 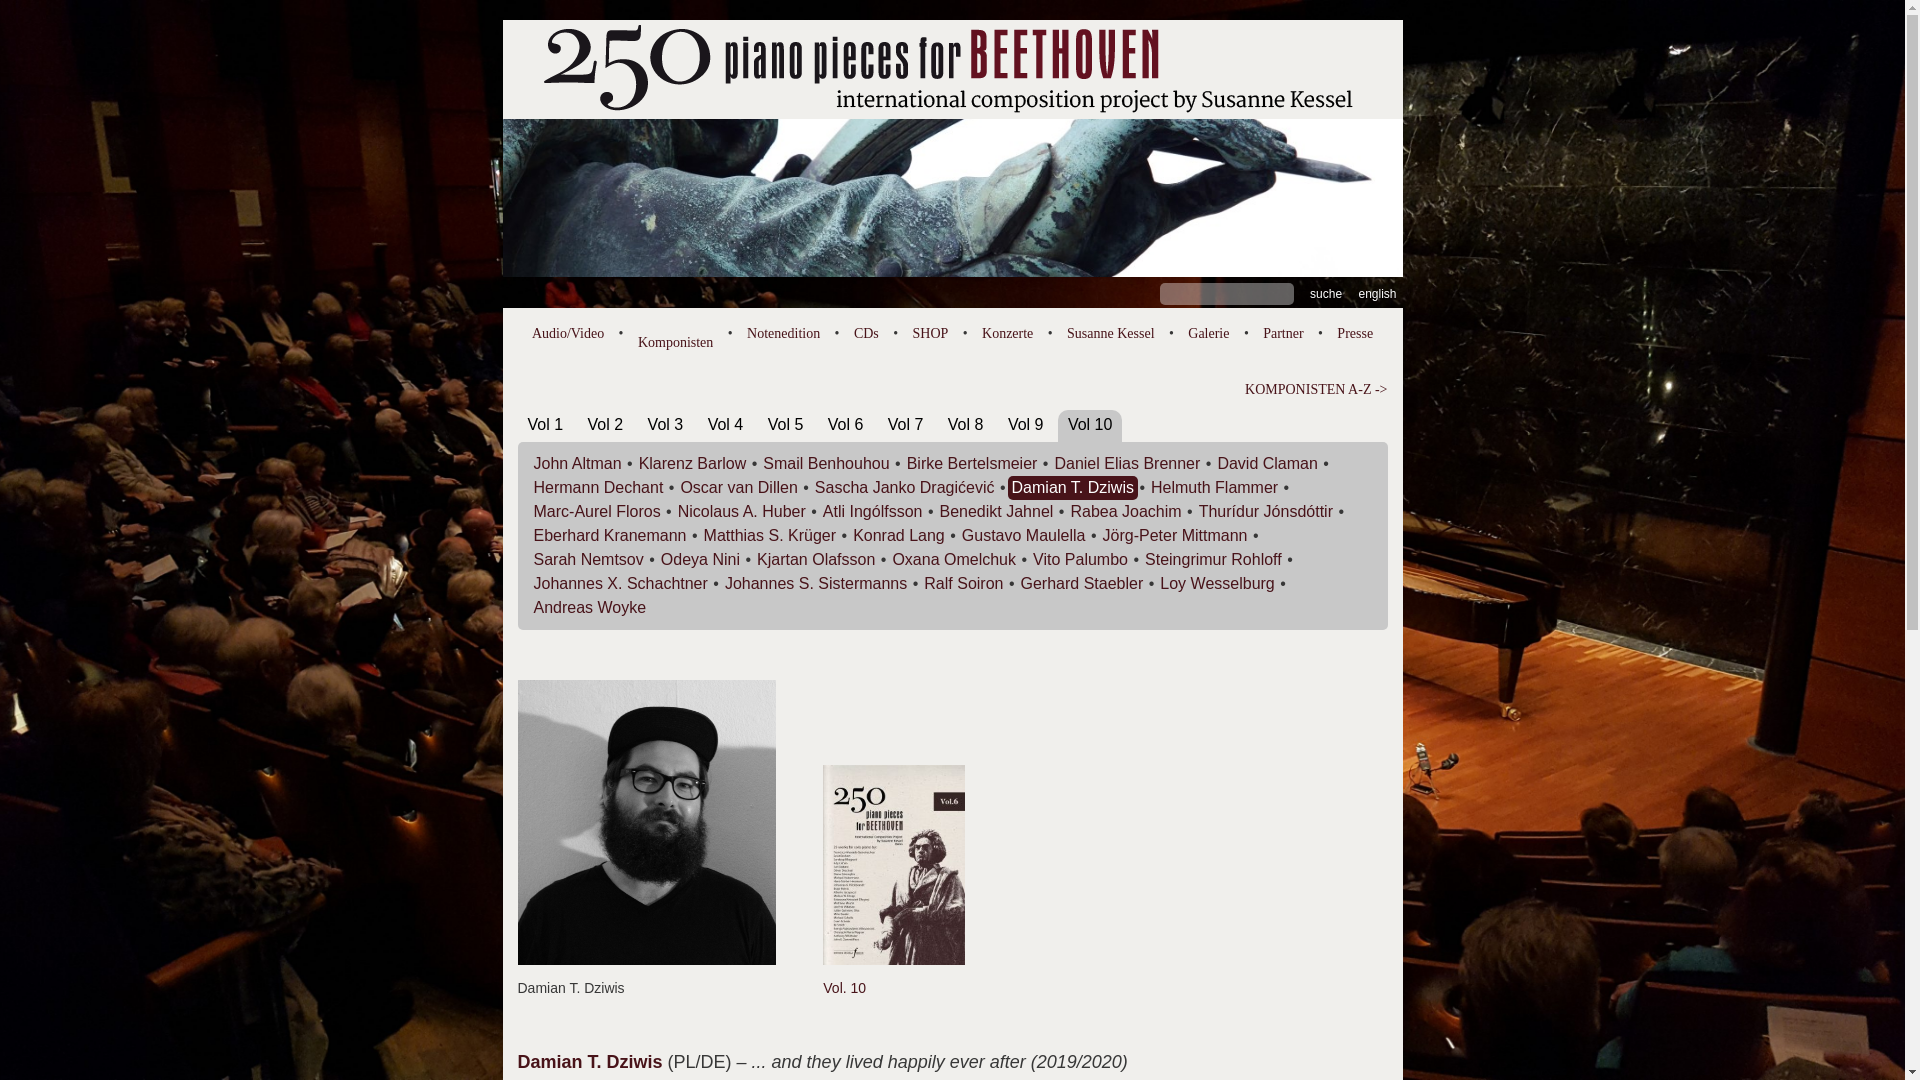 What do you see at coordinates (953, 559) in the screenshot?
I see `'Oxana Omelchuk'` at bounding box center [953, 559].